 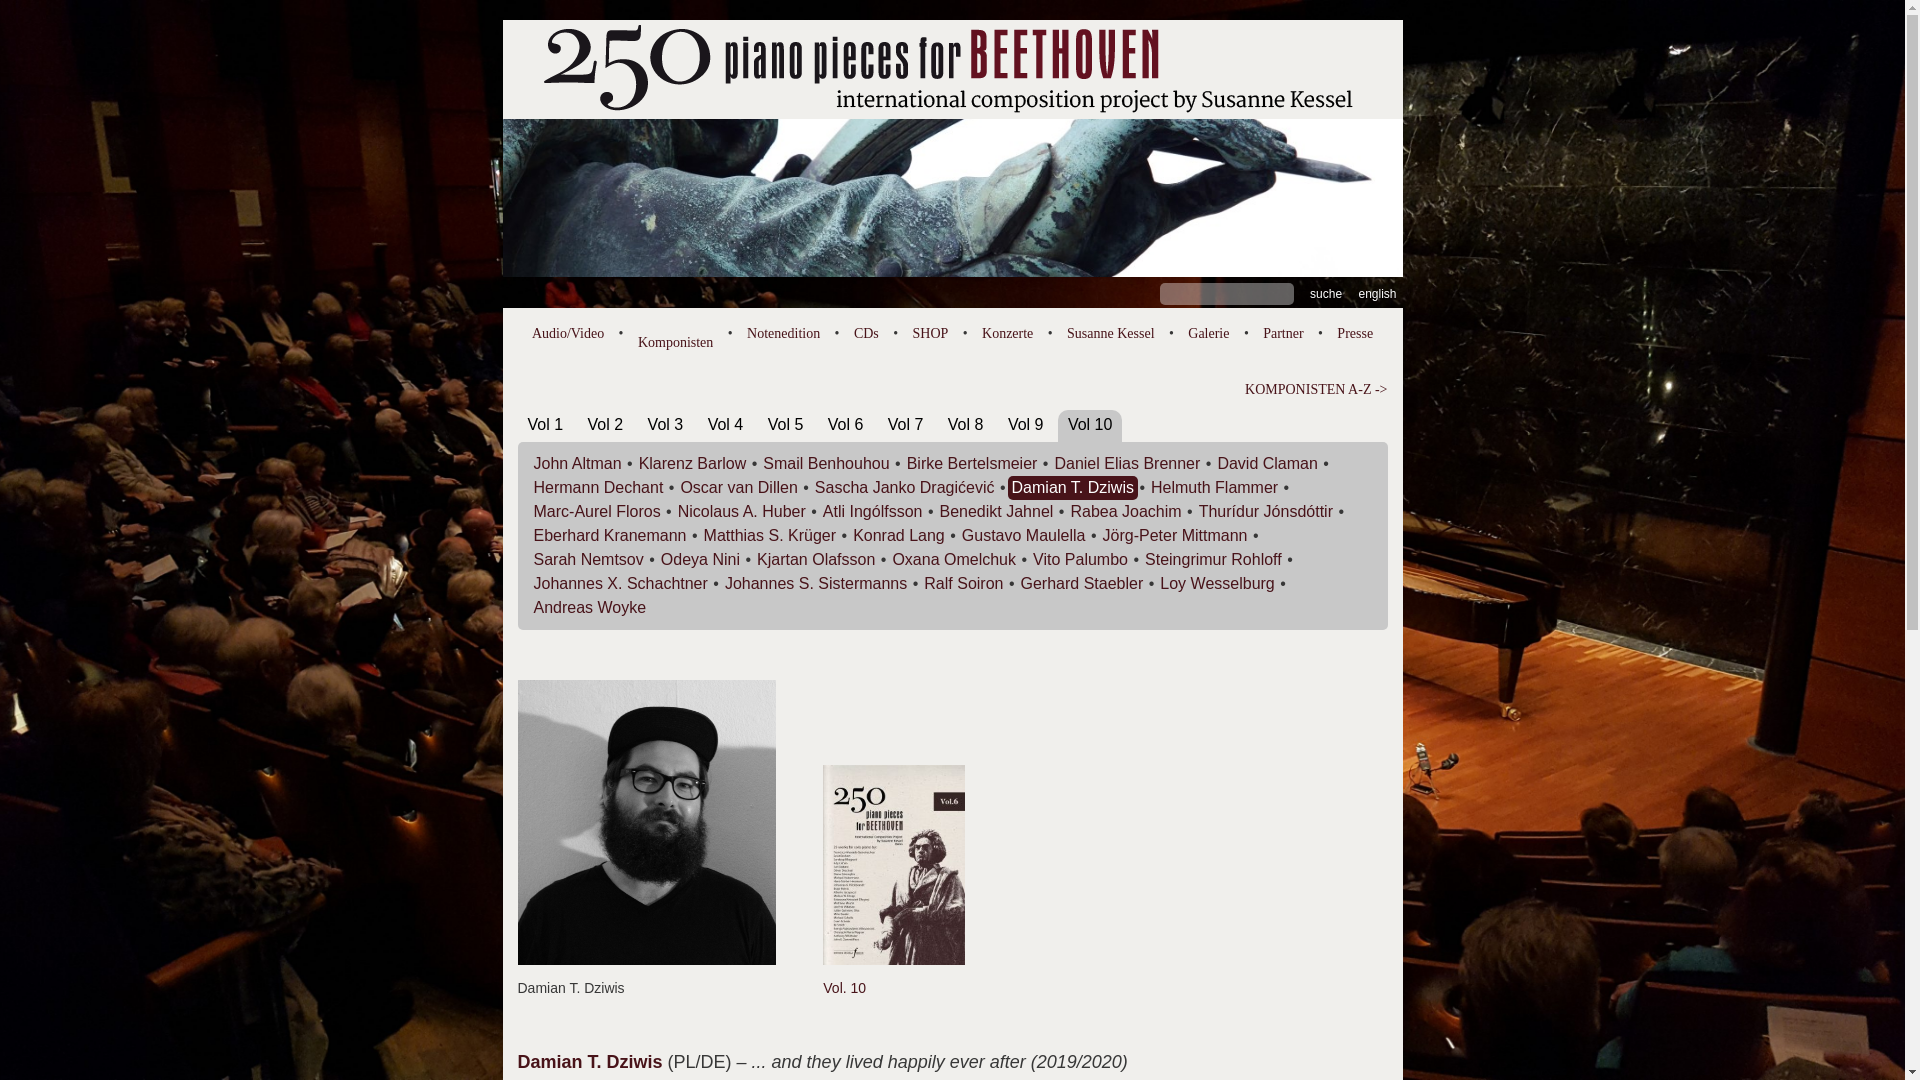 What do you see at coordinates (953, 559) in the screenshot?
I see `'Oxana Omelchuk'` at bounding box center [953, 559].